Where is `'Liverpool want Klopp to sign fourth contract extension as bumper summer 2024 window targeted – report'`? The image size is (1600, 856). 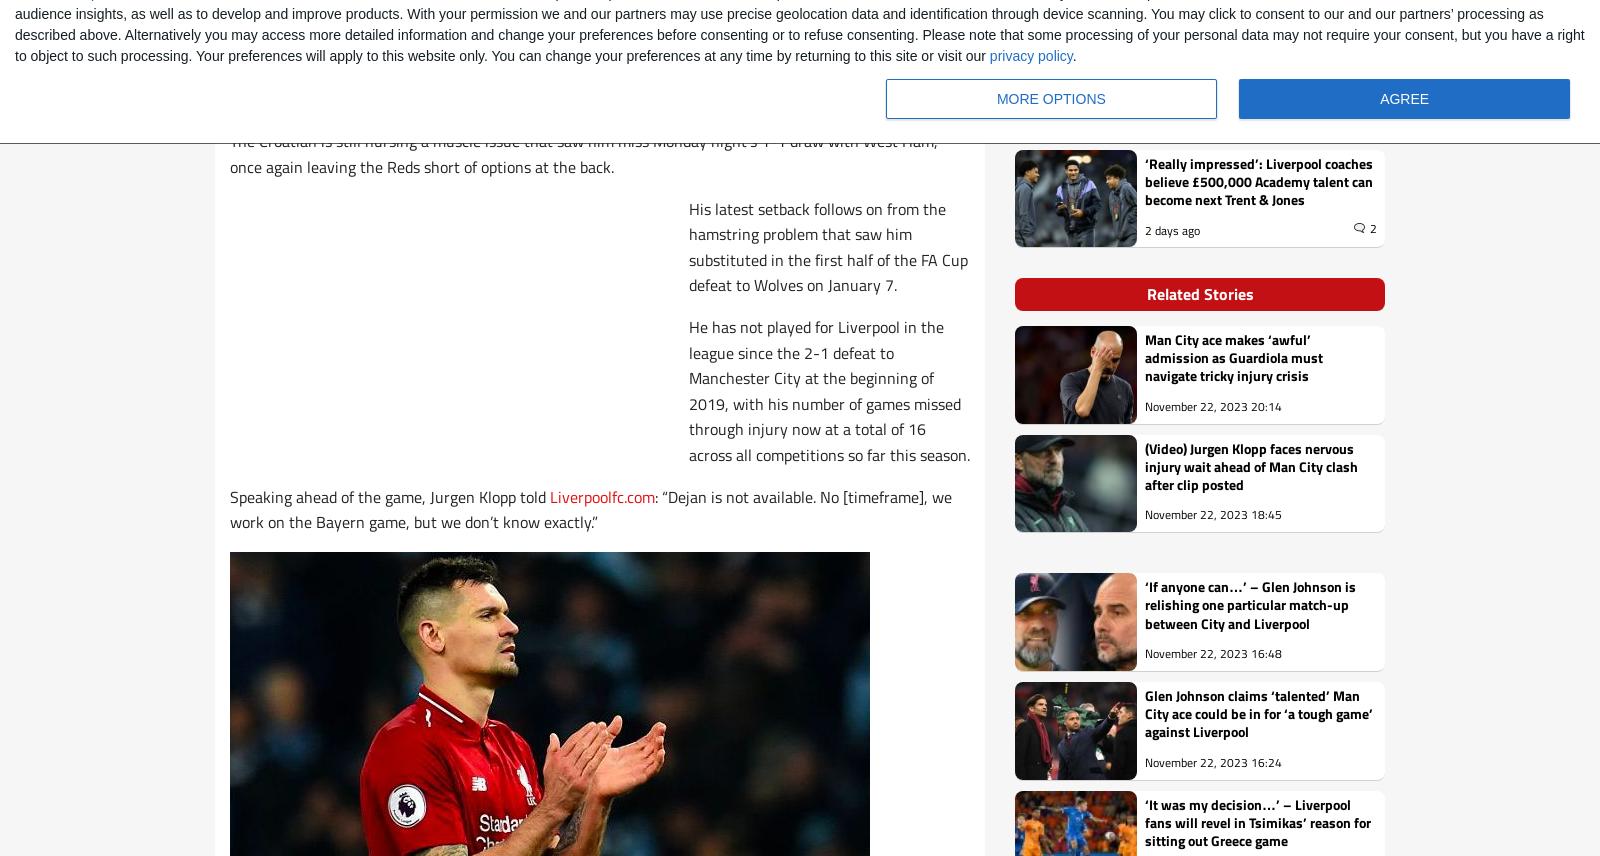
'Liverpool want Klopp to sign fourth contract extension as bumper summer 2024 window targeted – report' is located at coordinates (1250, 70).